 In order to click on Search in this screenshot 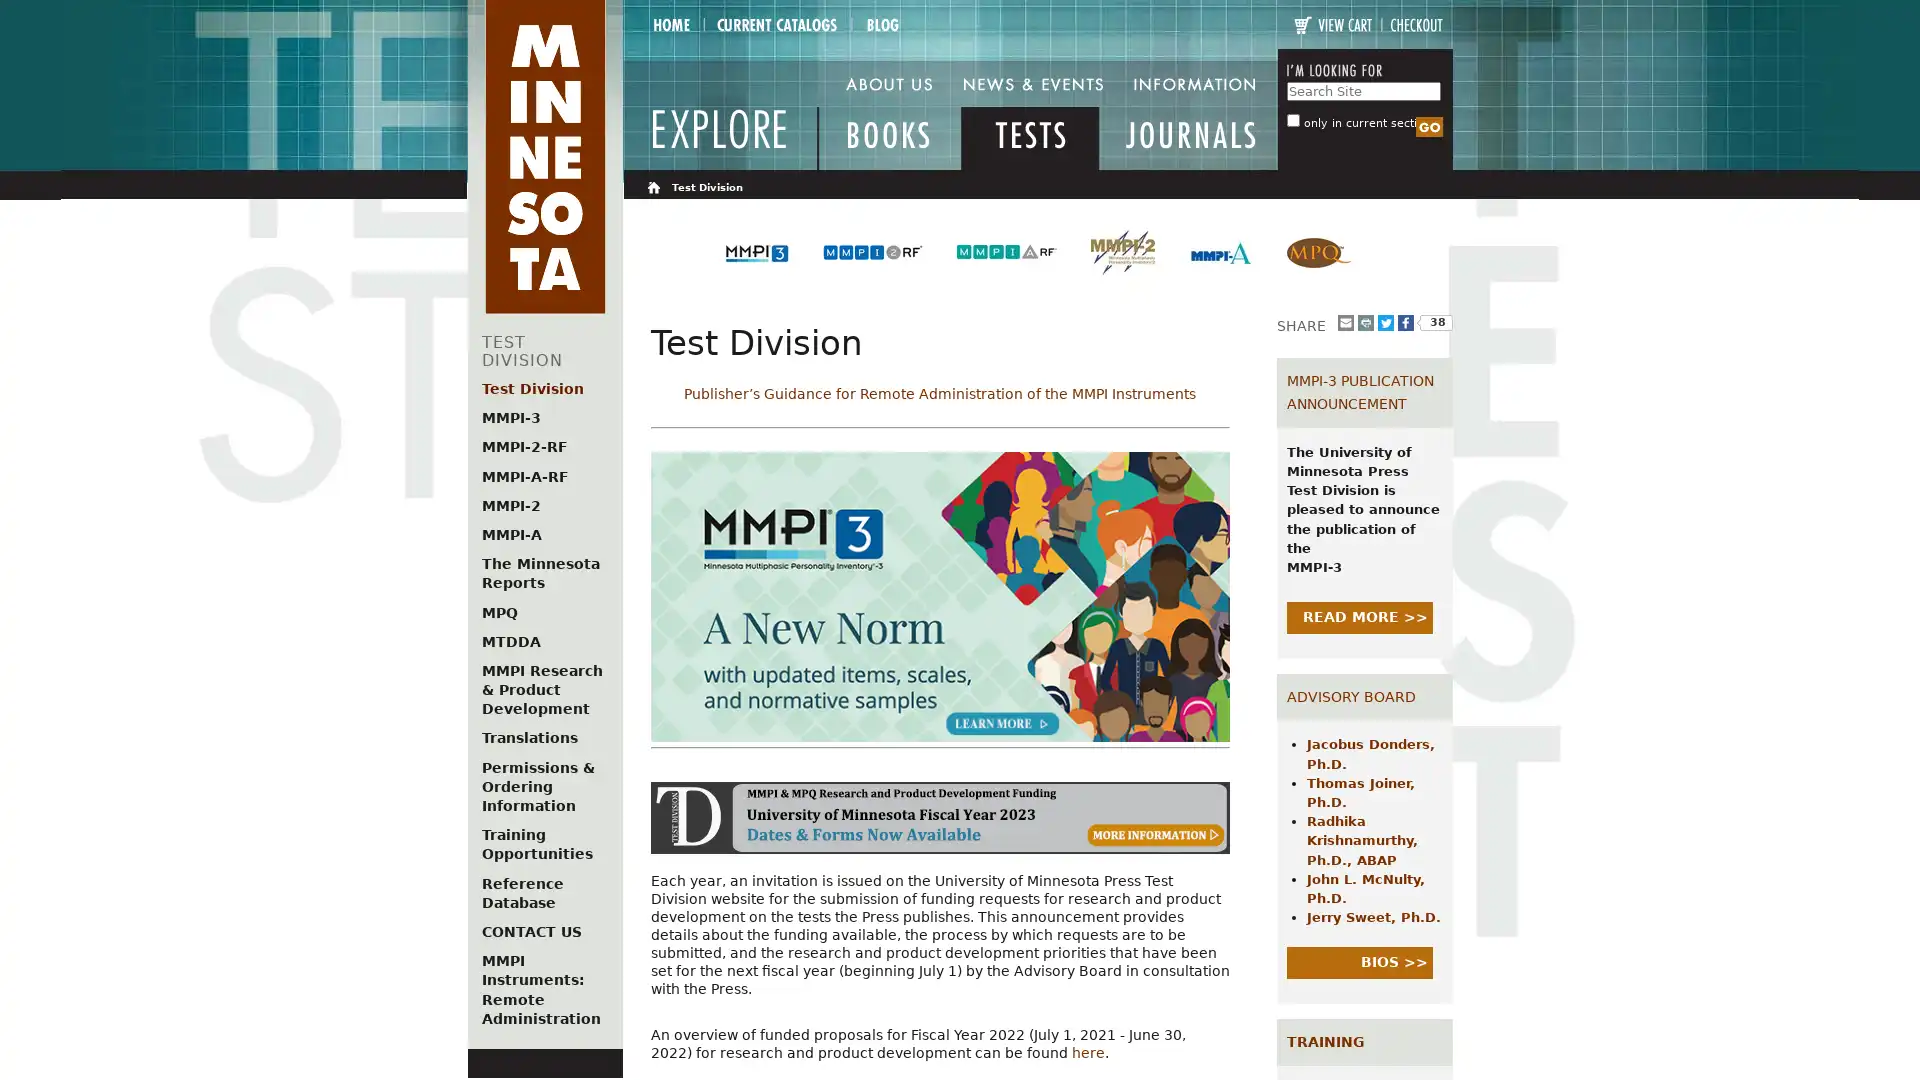, I will do `click(1428, 127)`.